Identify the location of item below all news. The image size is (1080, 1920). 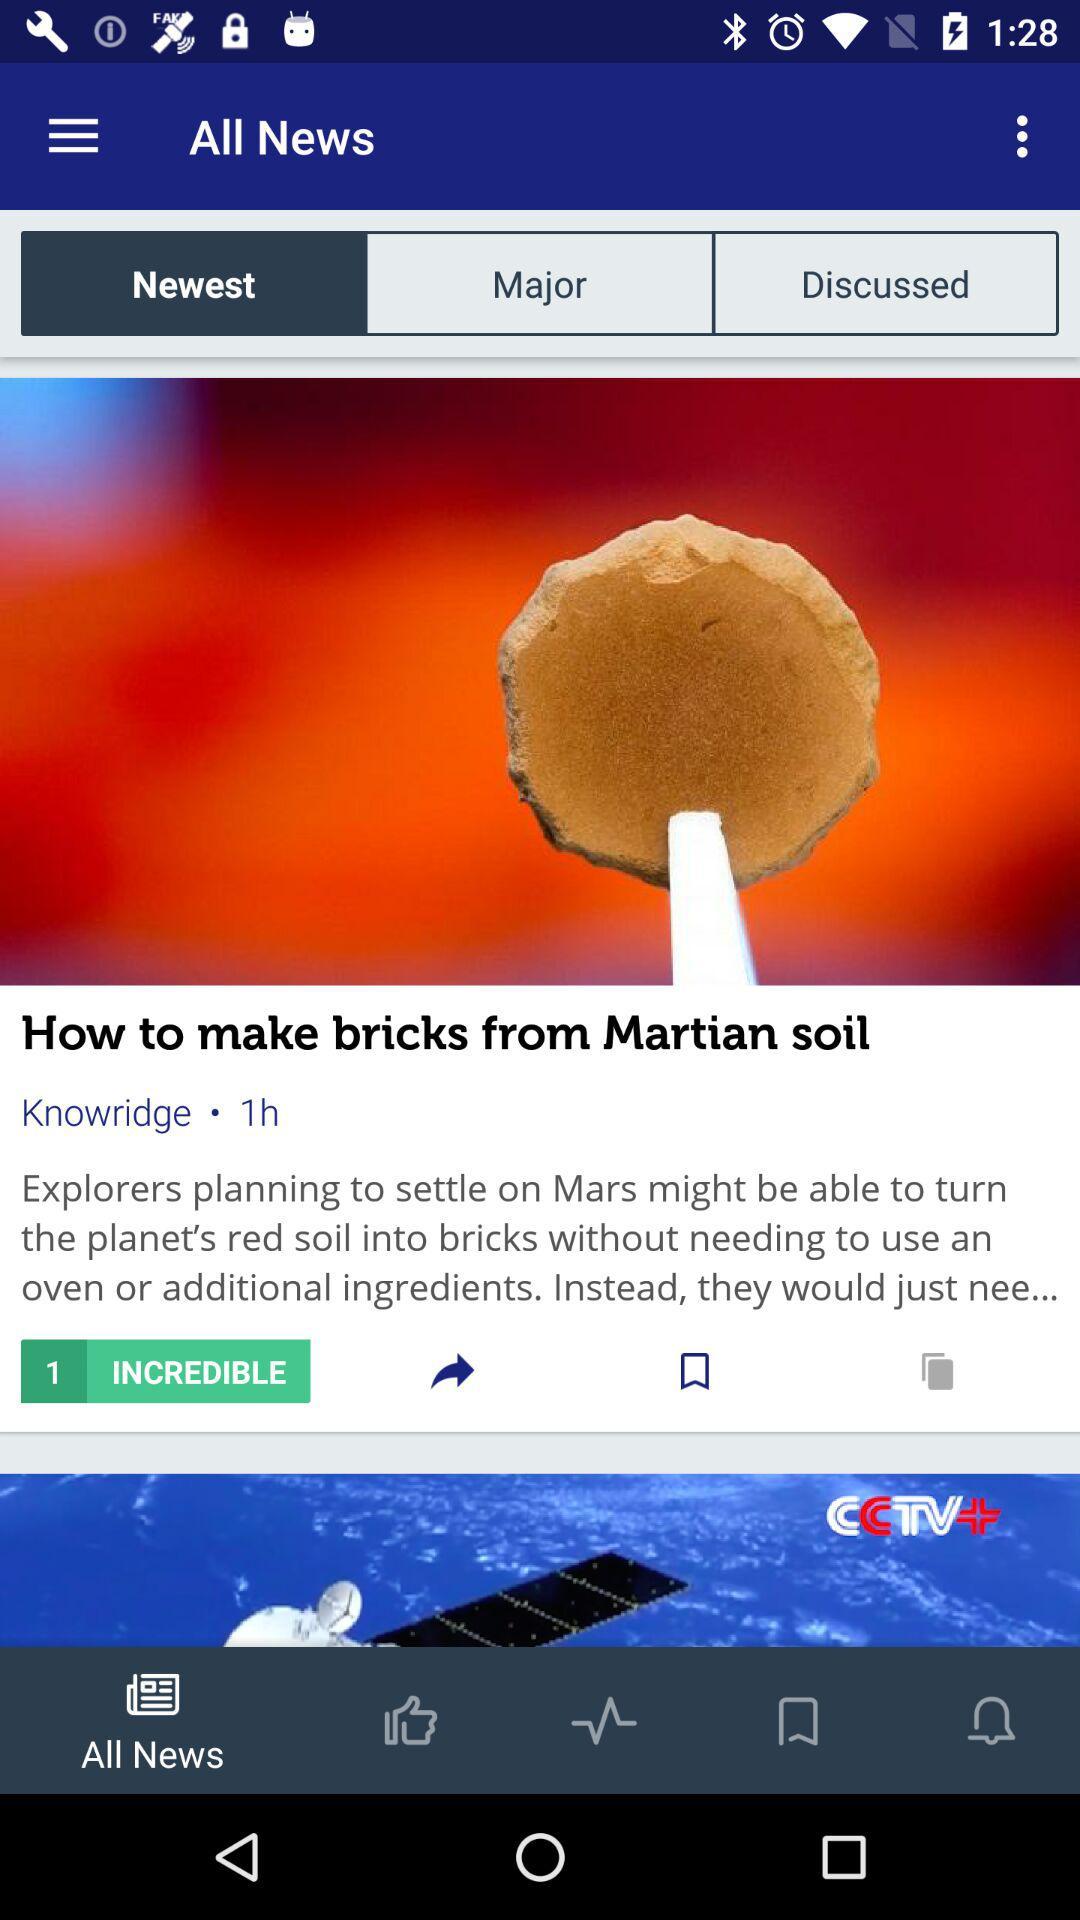
(538, 282).